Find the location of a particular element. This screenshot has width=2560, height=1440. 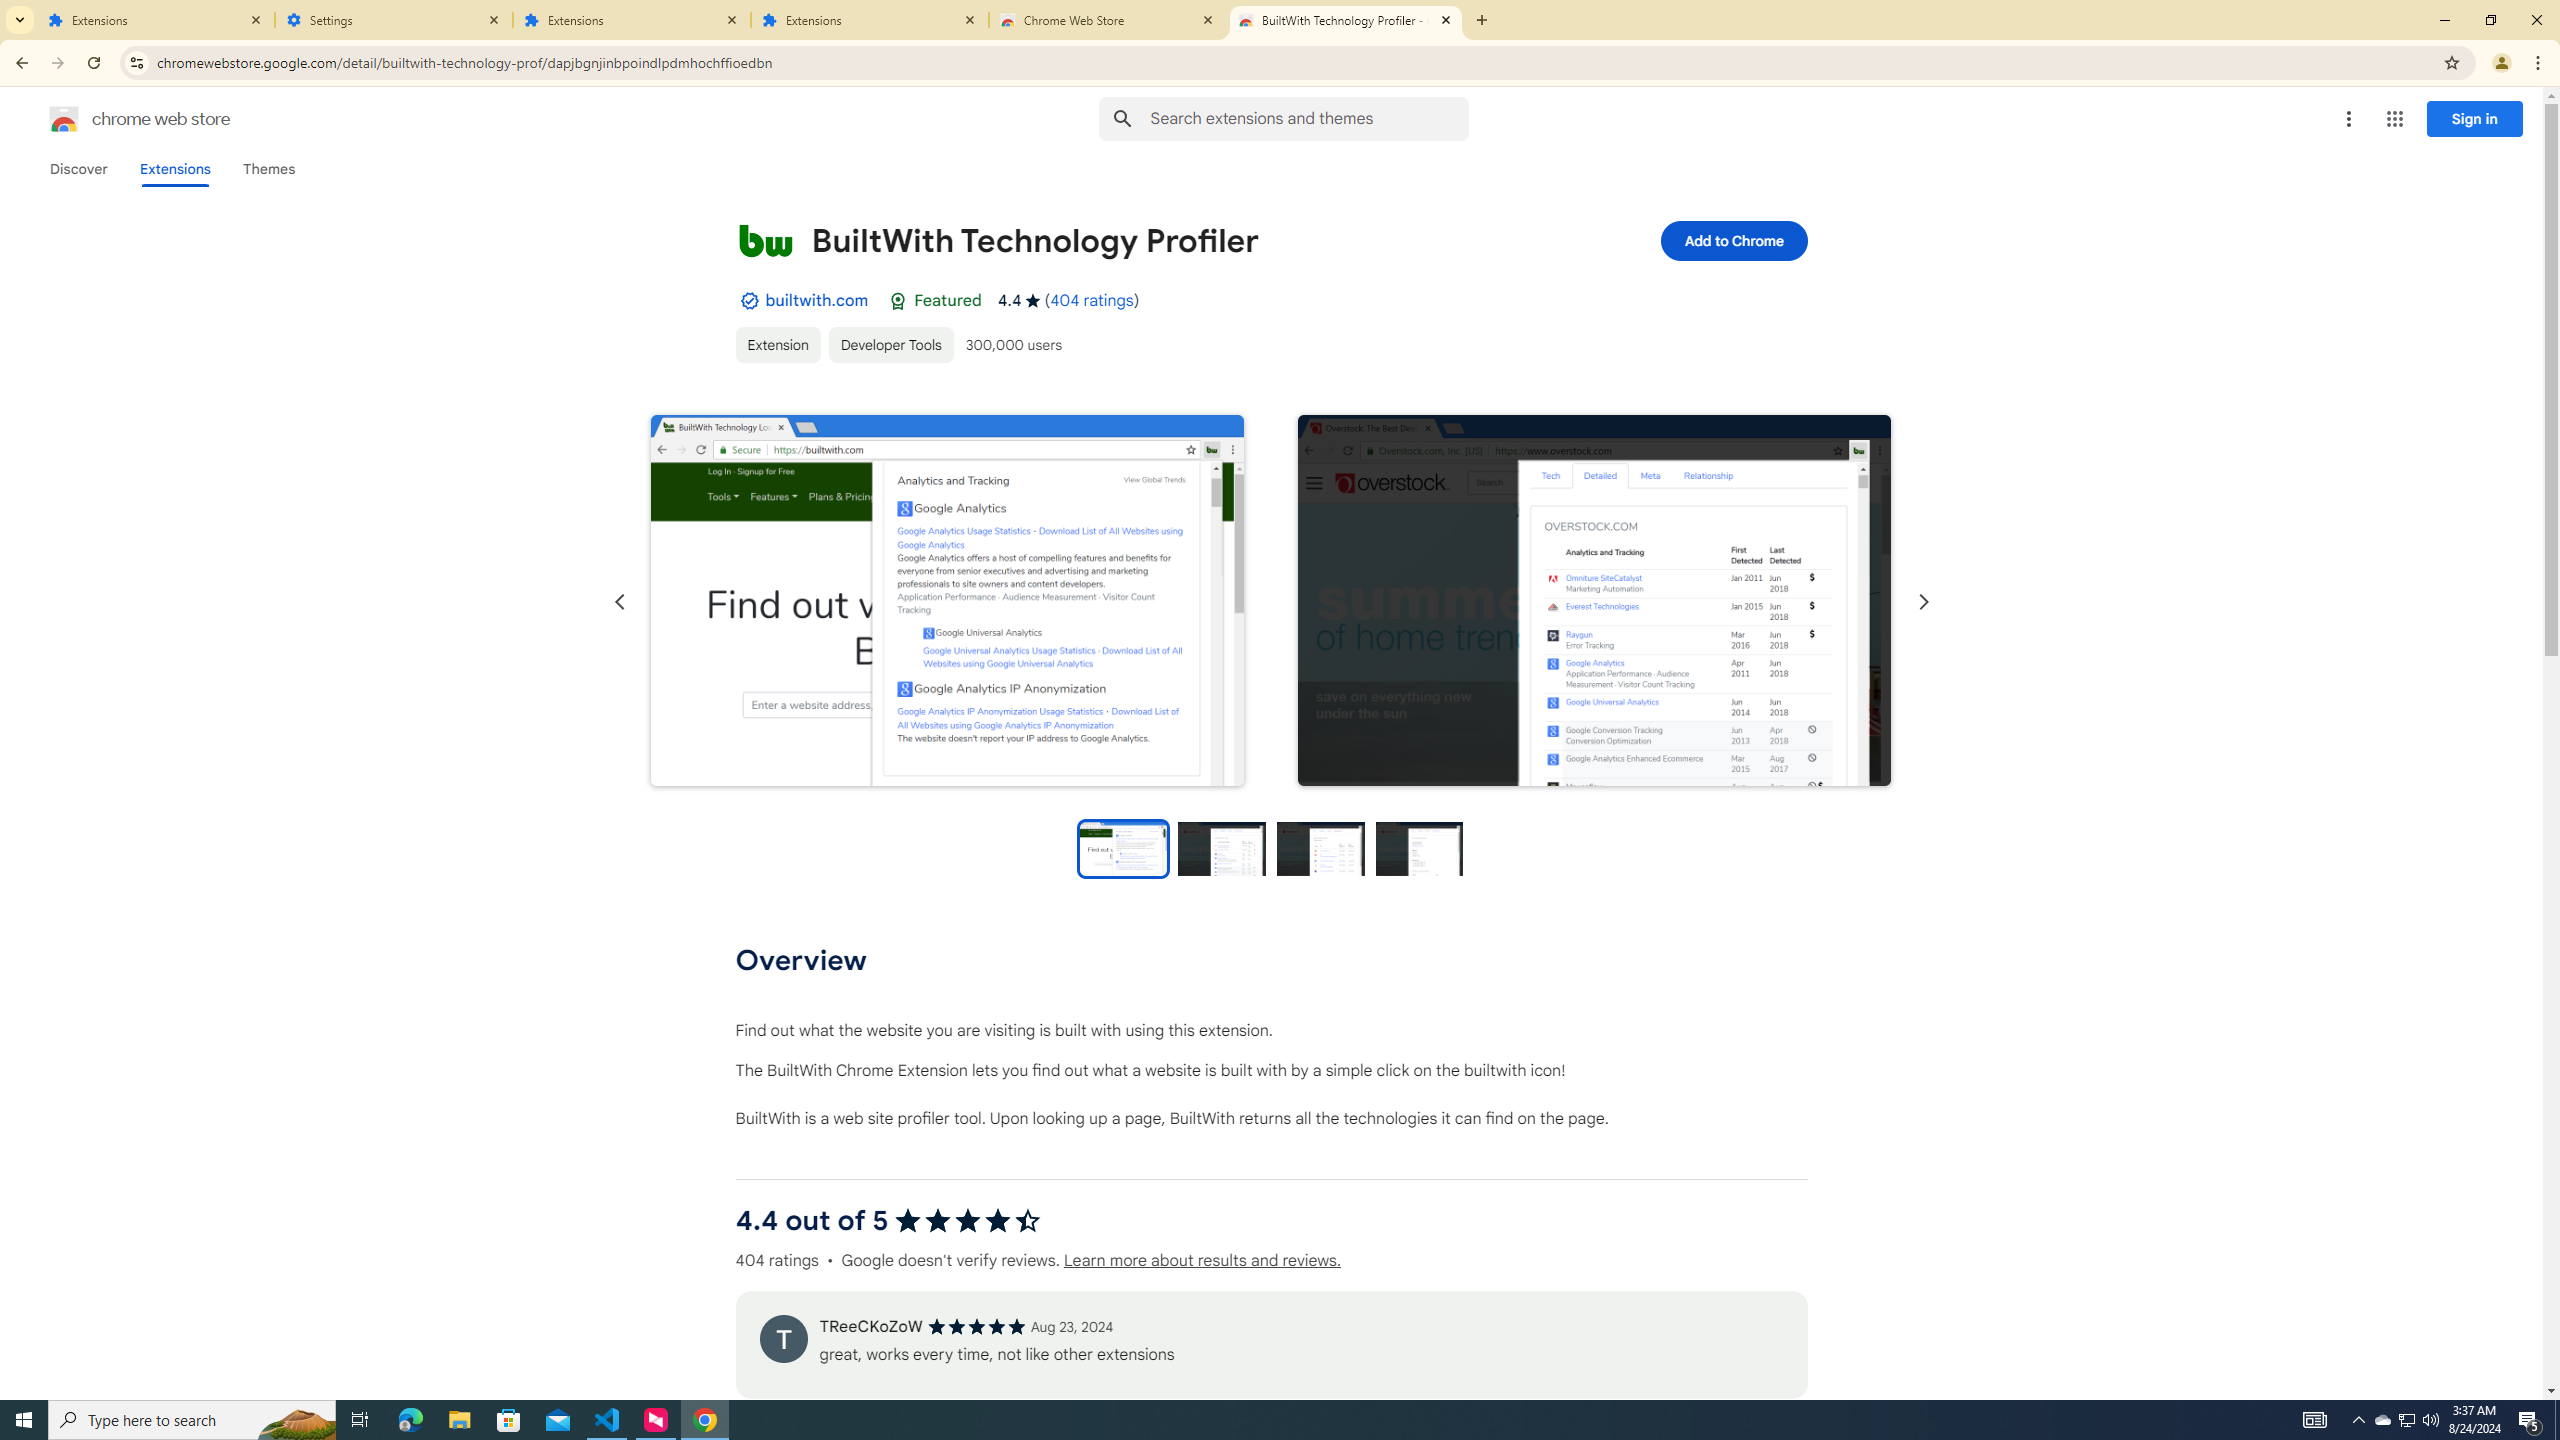

'Extensions' is located at coordinates (155, 19).